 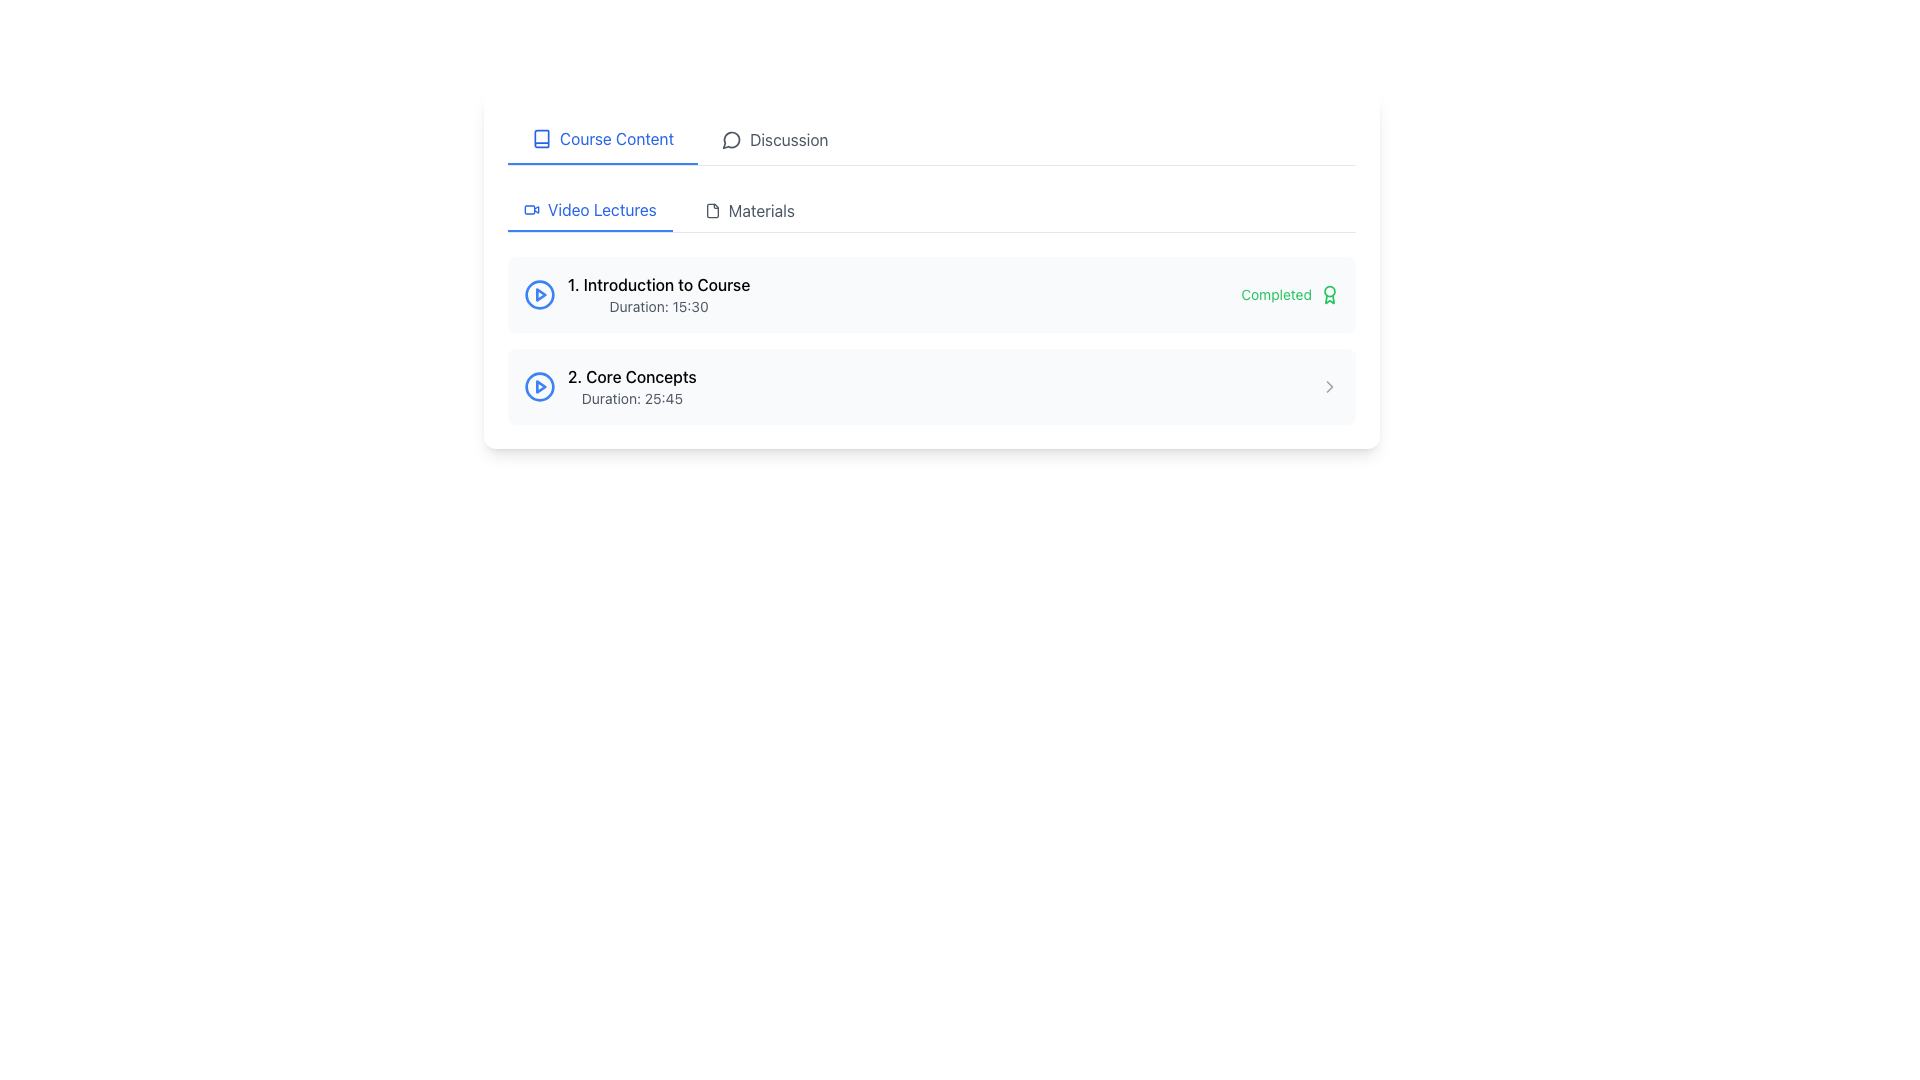 I want to click on the Navigation tab, so click(x=930, y=211).